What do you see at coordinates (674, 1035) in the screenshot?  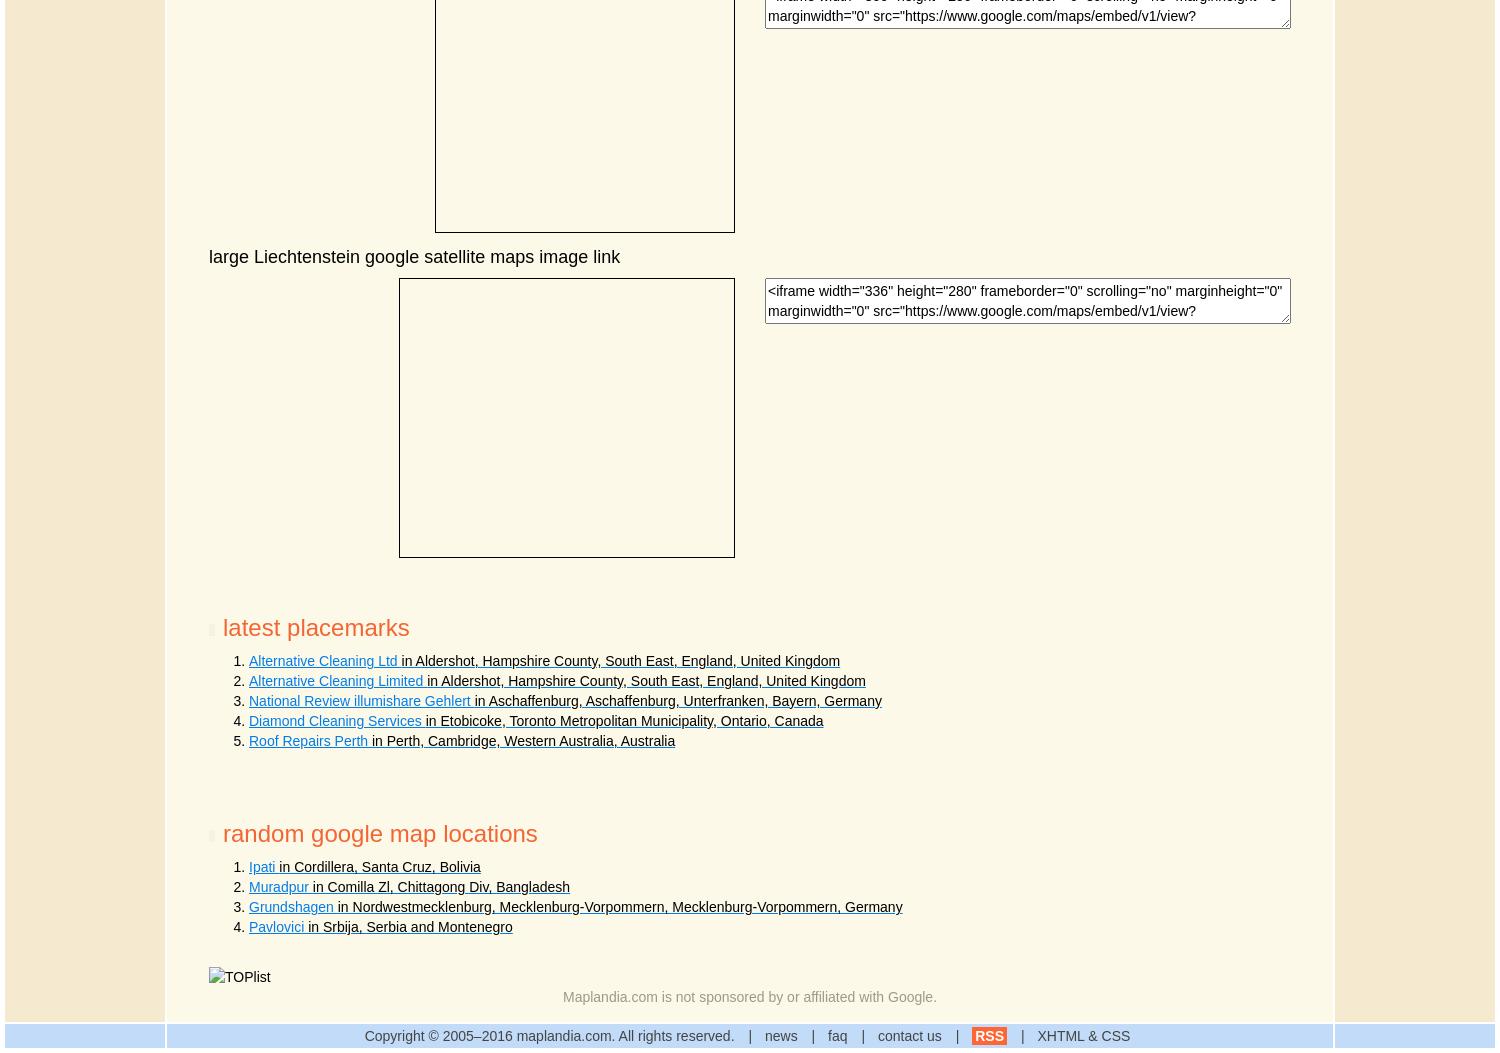 I see `'All rights reserved.'` at bounding box center [674, 1035].